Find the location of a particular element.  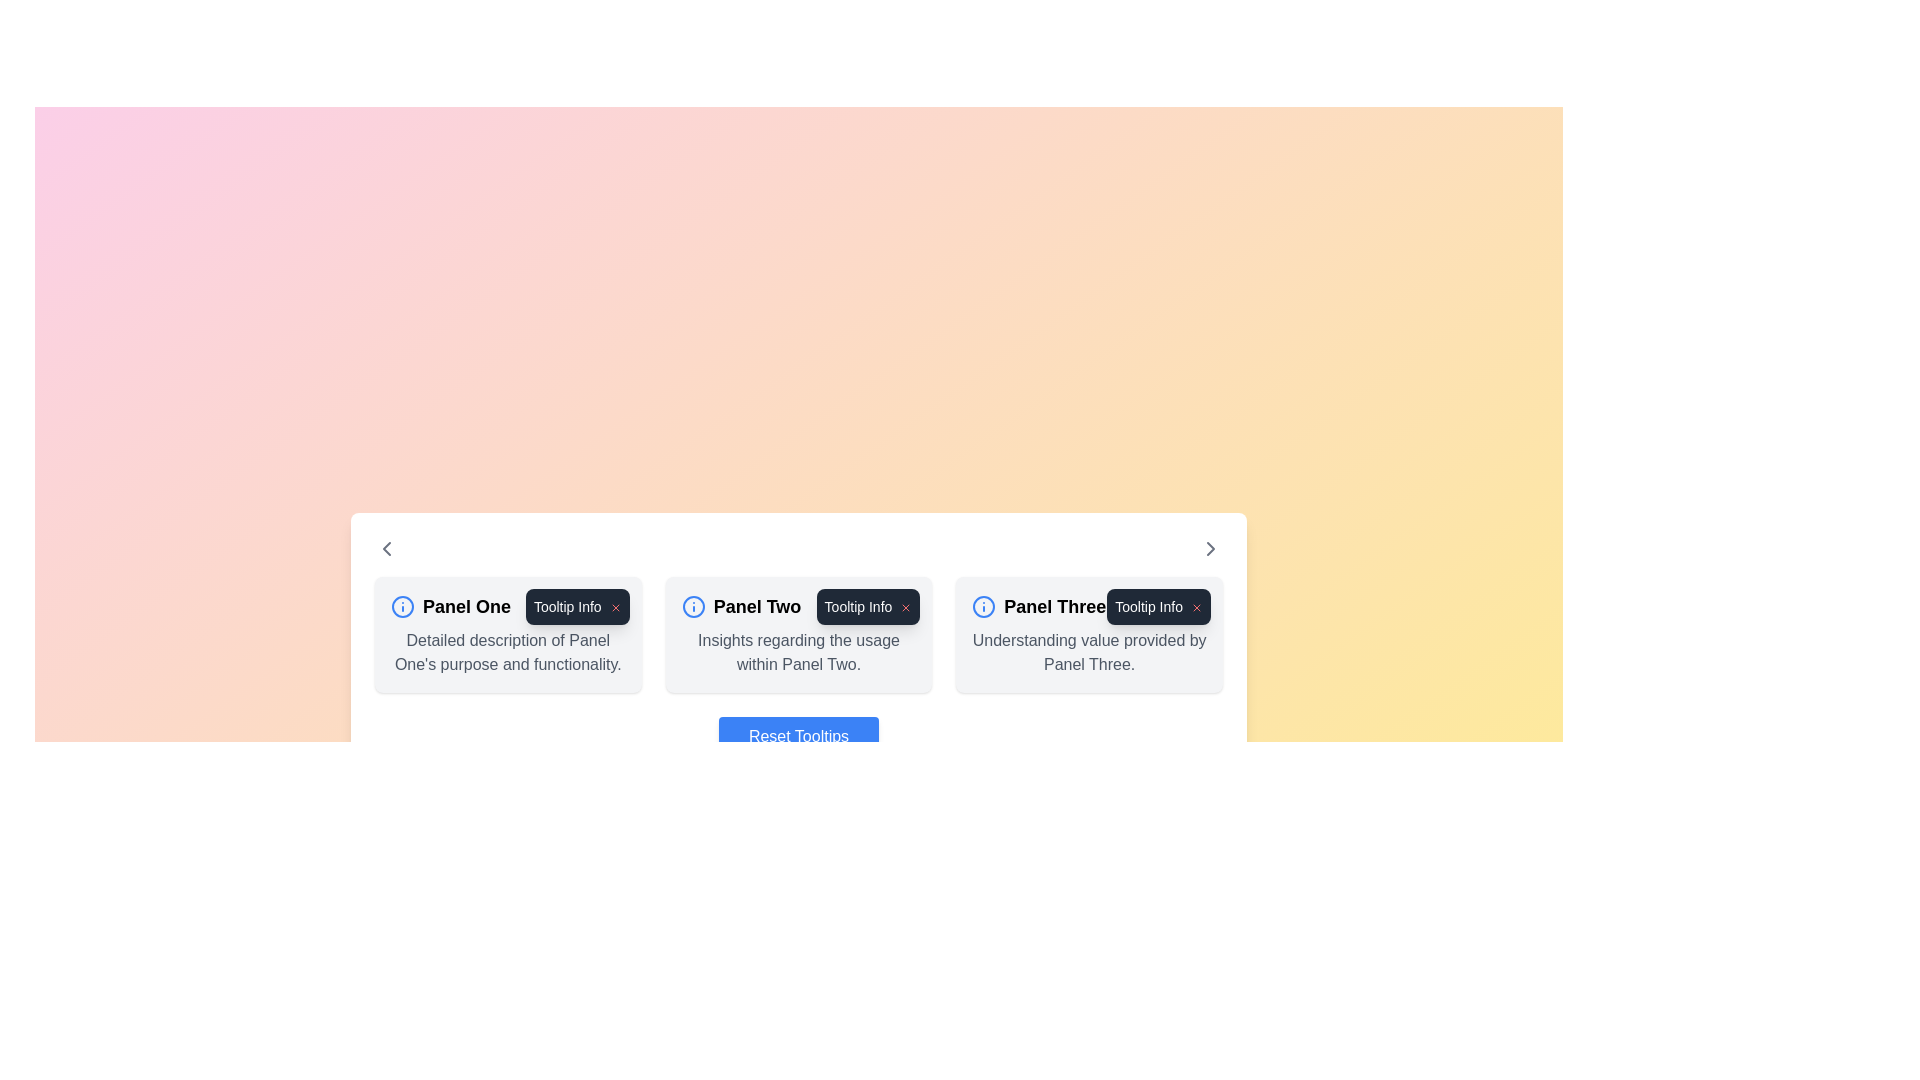

the 'Panel Three' text label, which is styled with a bold font and is positioned next to a small blue circular icon with an 'i' symbol is located at coordinates (1088, 605).